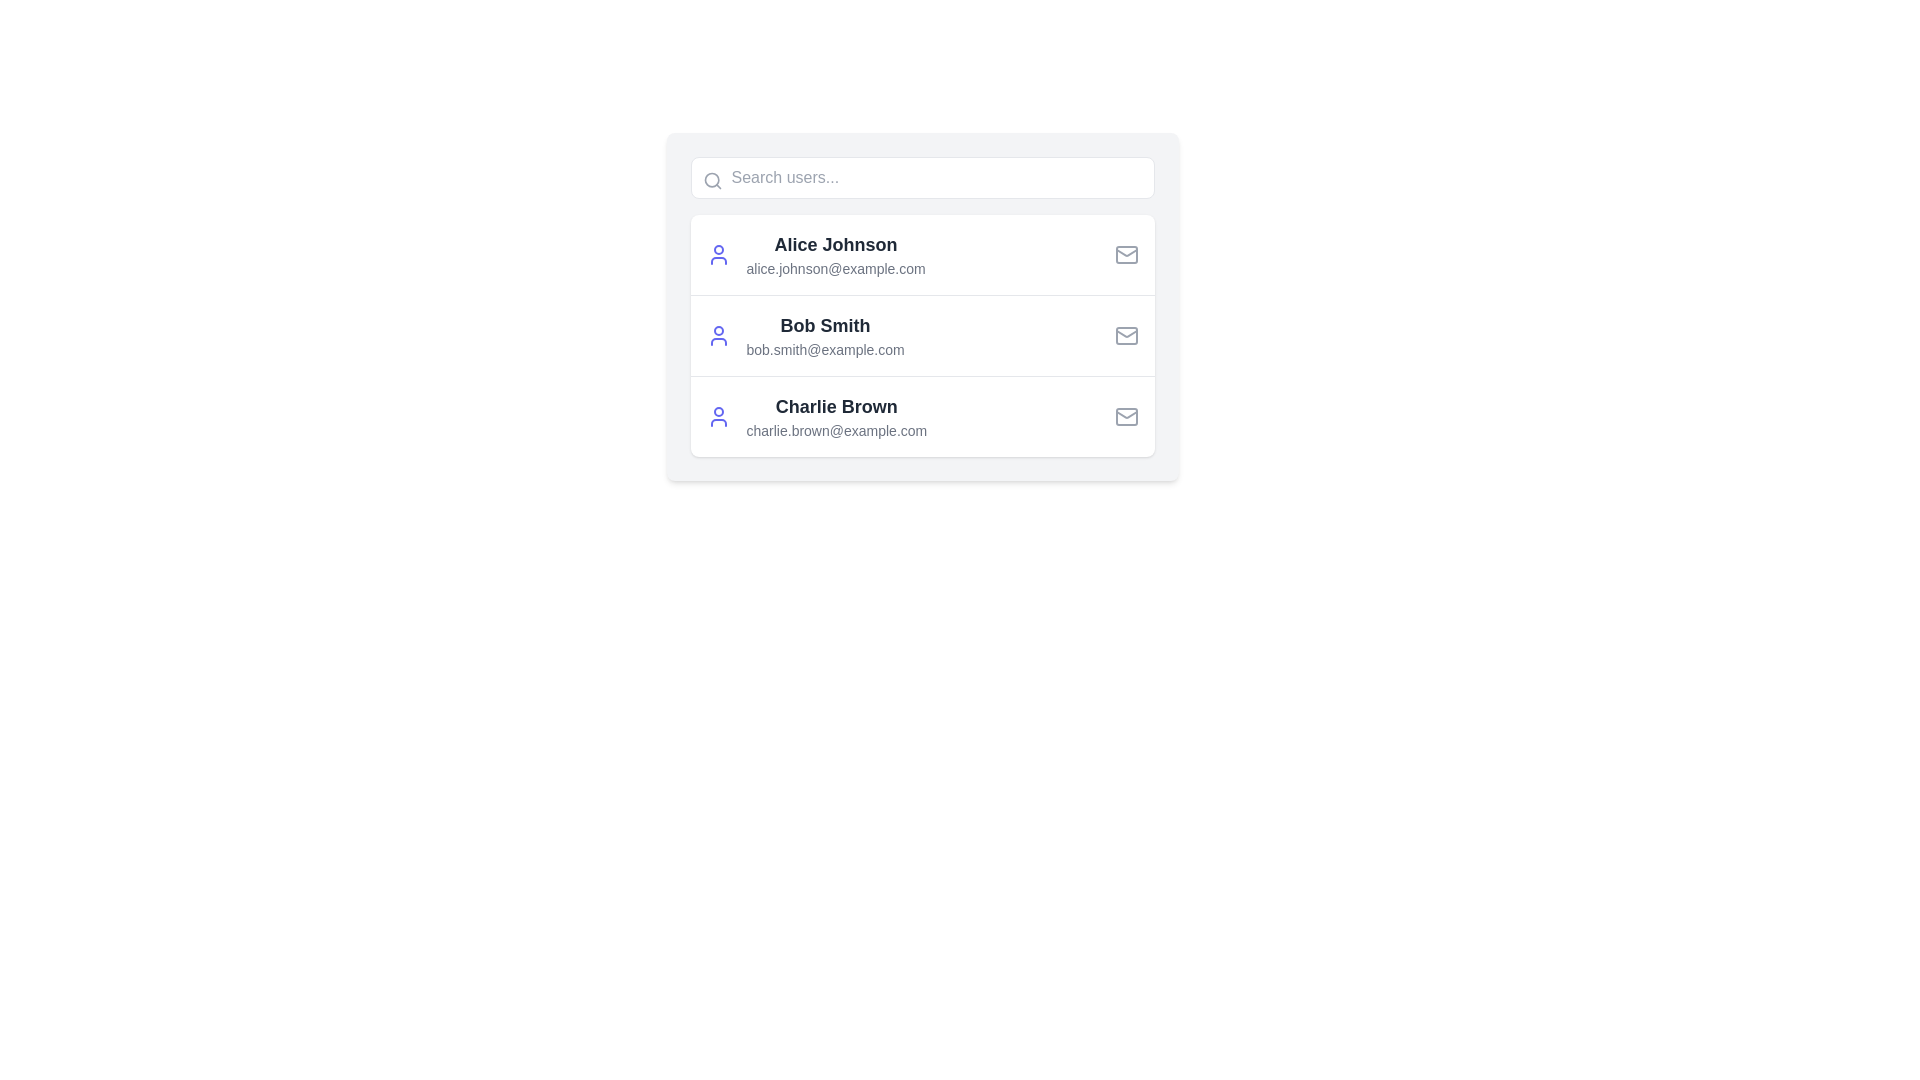 The width and height of the screenshot is (1920, 1080). What do you see at coordinates (718, 334) in the screenshot?
I see `the purple user profile silhouette icon located to the left of 'Bob Smith' and his email` at bounding box center [718, 334].